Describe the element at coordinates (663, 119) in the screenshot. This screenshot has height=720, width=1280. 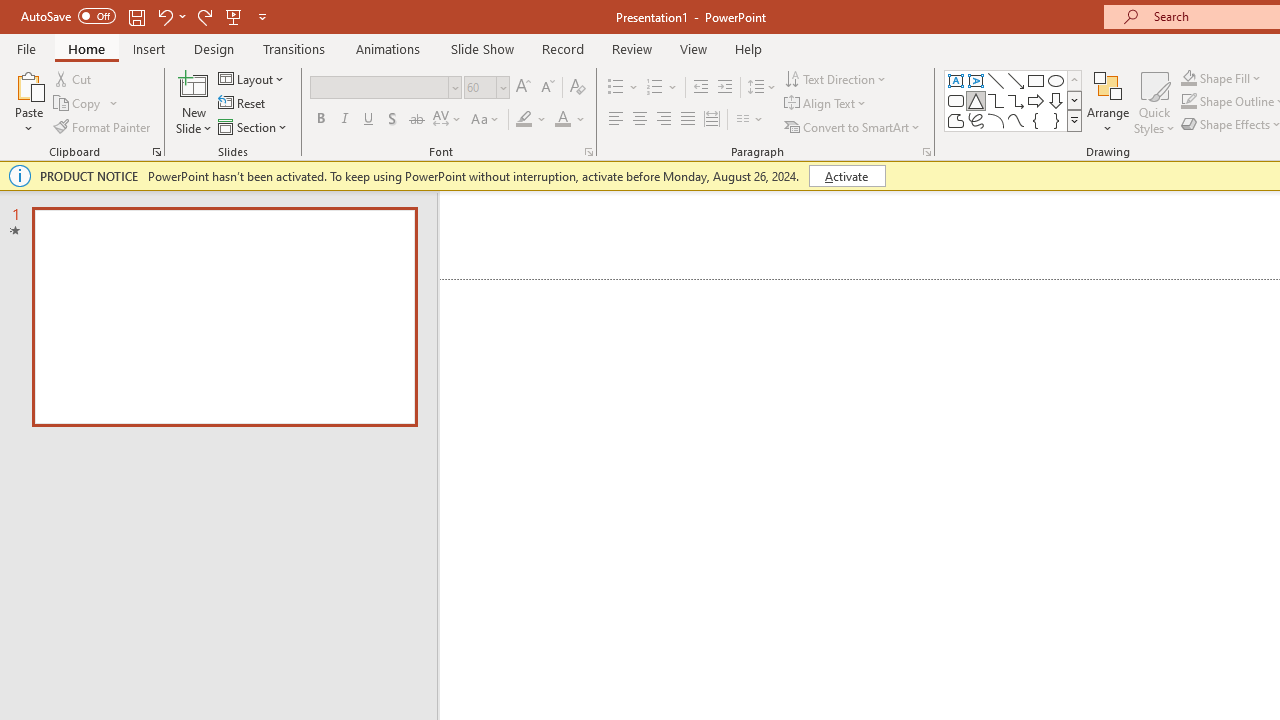
I see `'Align Right'` at that location.